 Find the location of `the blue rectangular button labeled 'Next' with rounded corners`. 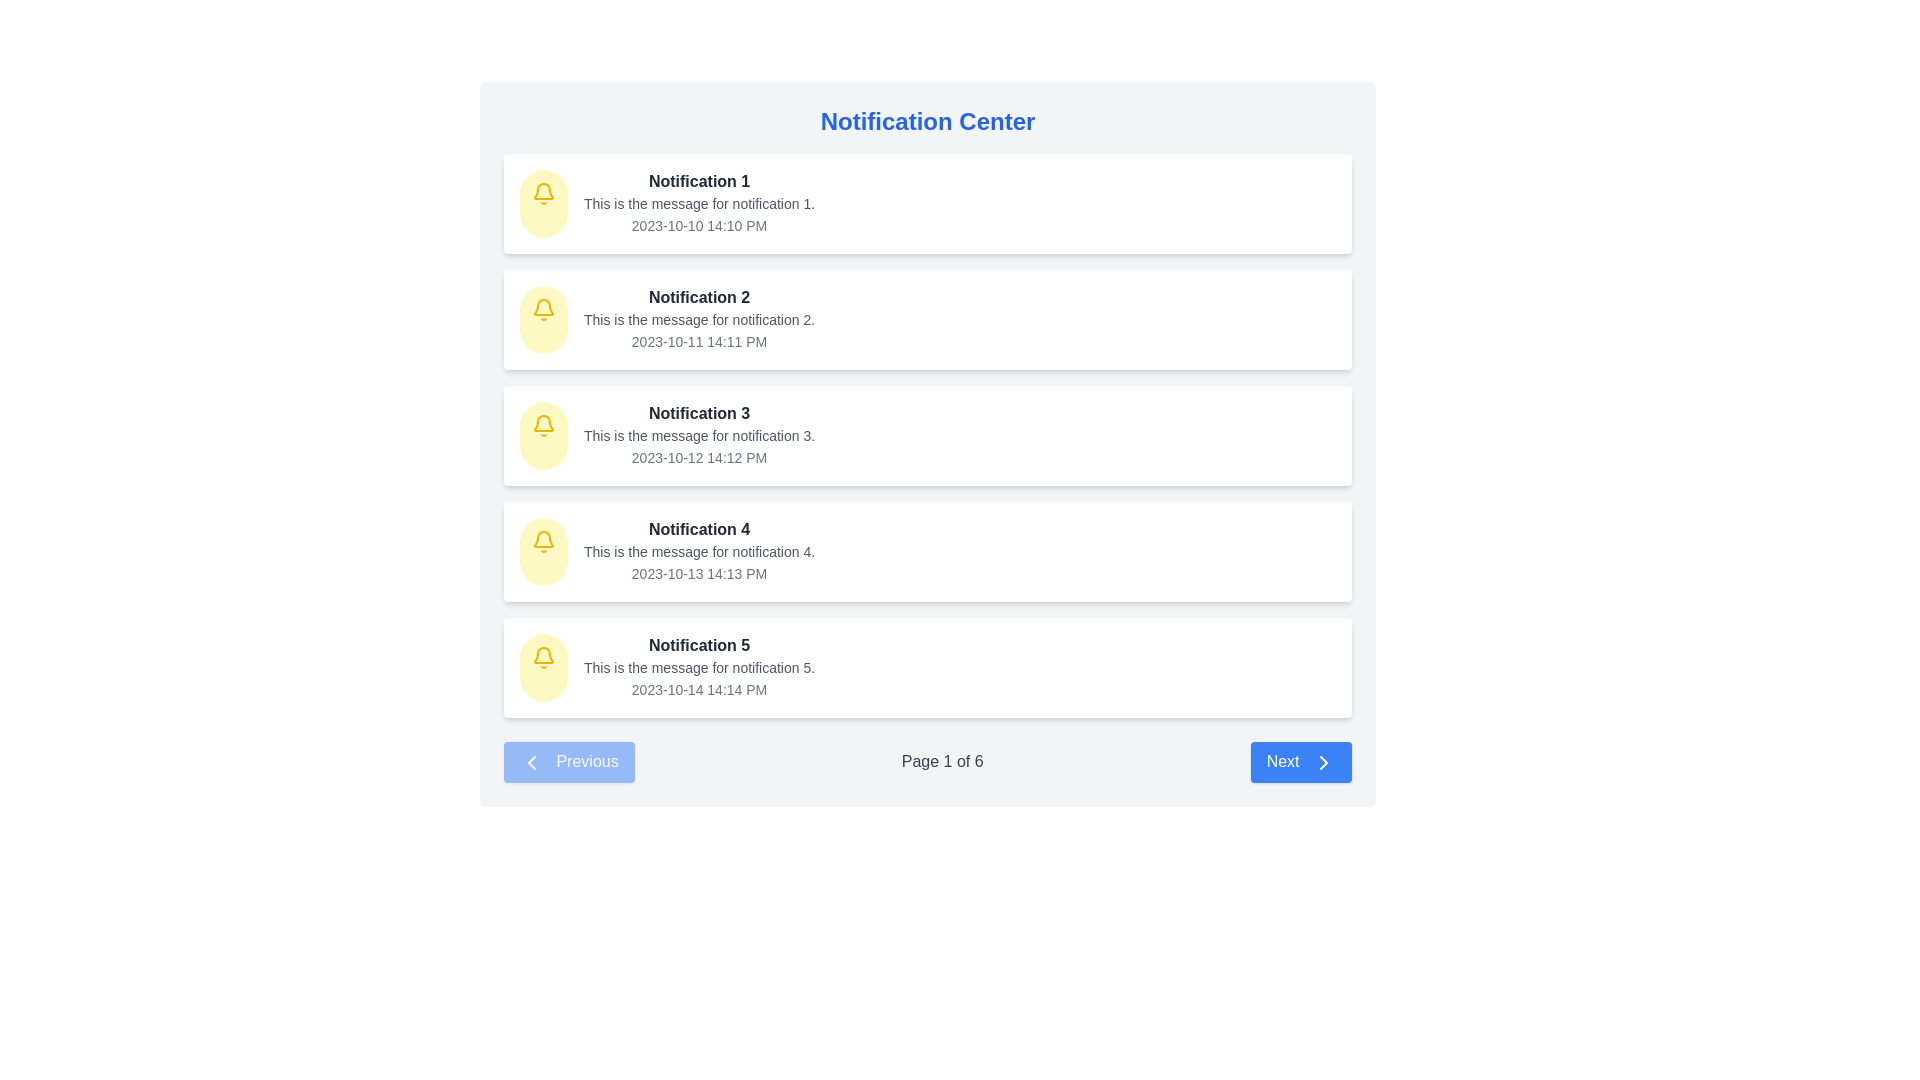

the blue rectangular button labeled 'Next' with rounded corners is located at coordinates (1301, 762).